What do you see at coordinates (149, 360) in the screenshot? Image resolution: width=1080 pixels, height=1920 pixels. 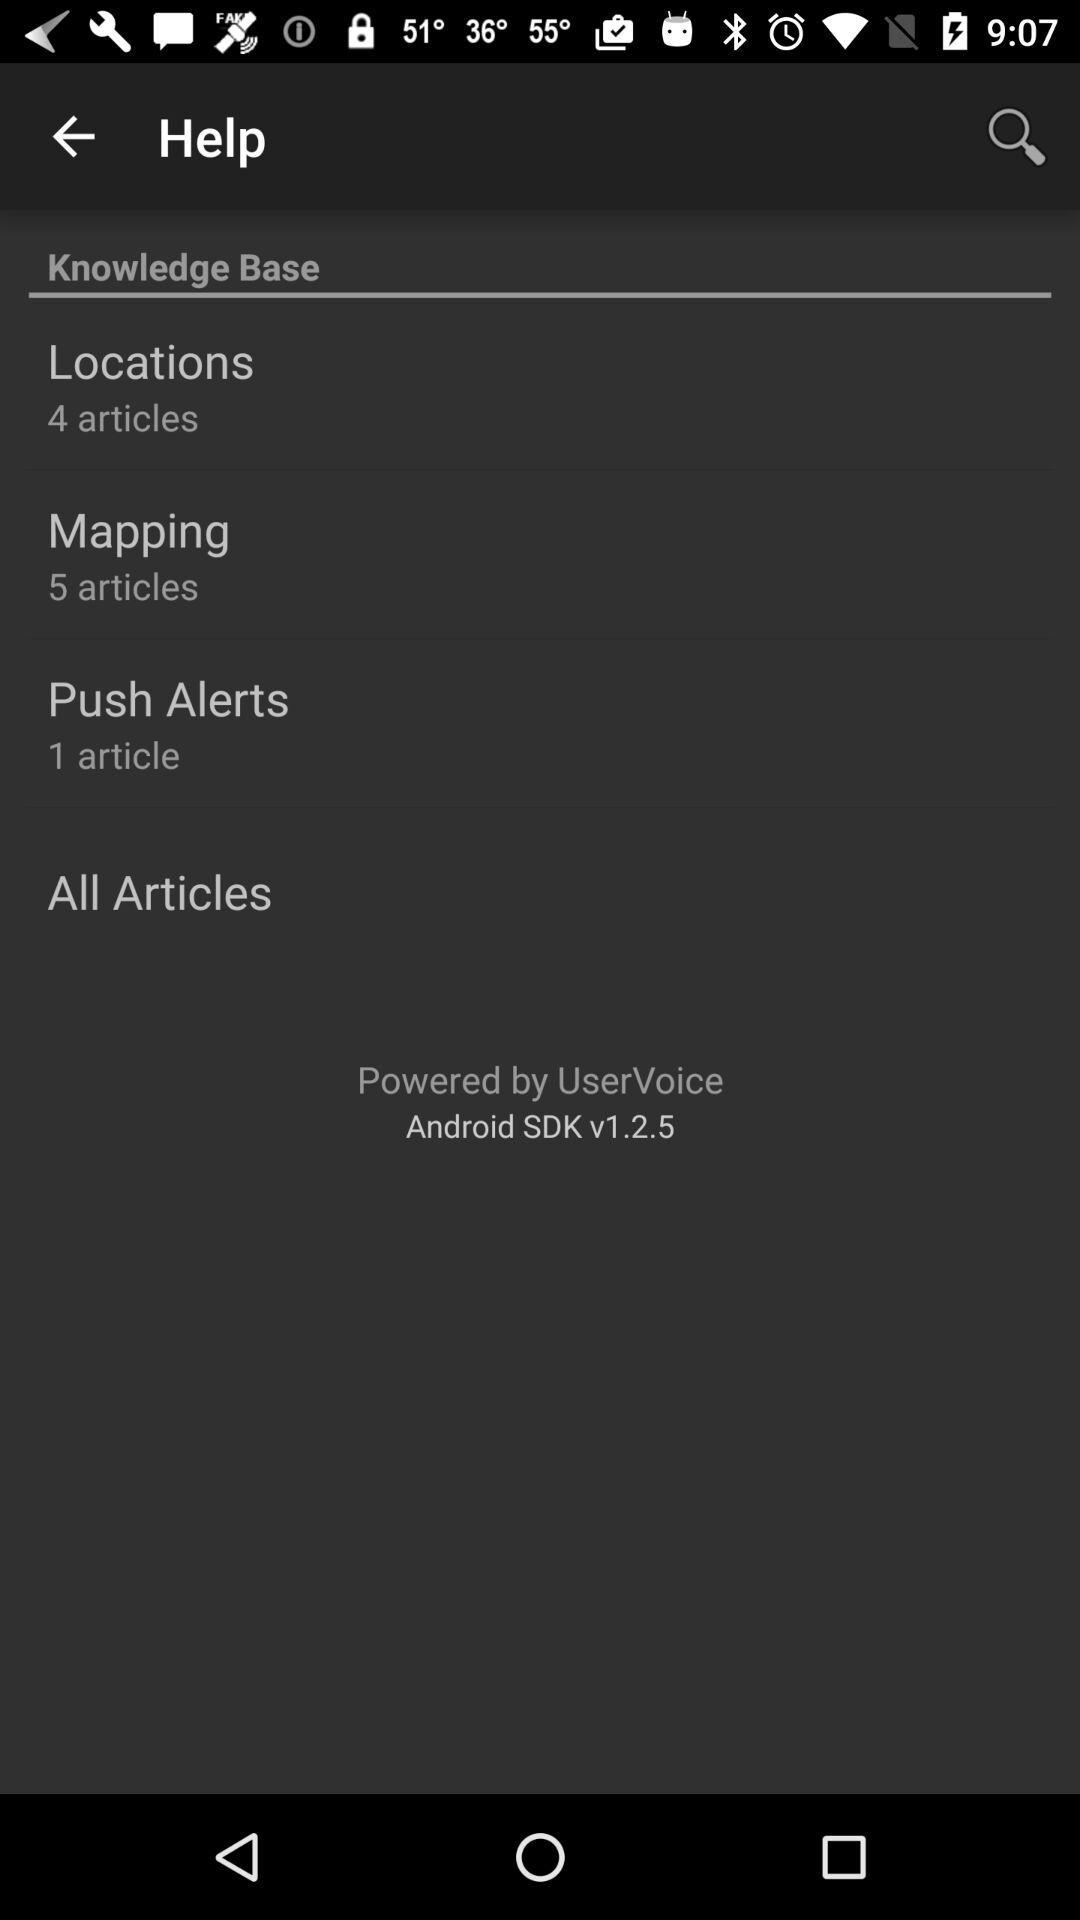 I see `the item above 4 articles icon` at bounding box center [149, 360].